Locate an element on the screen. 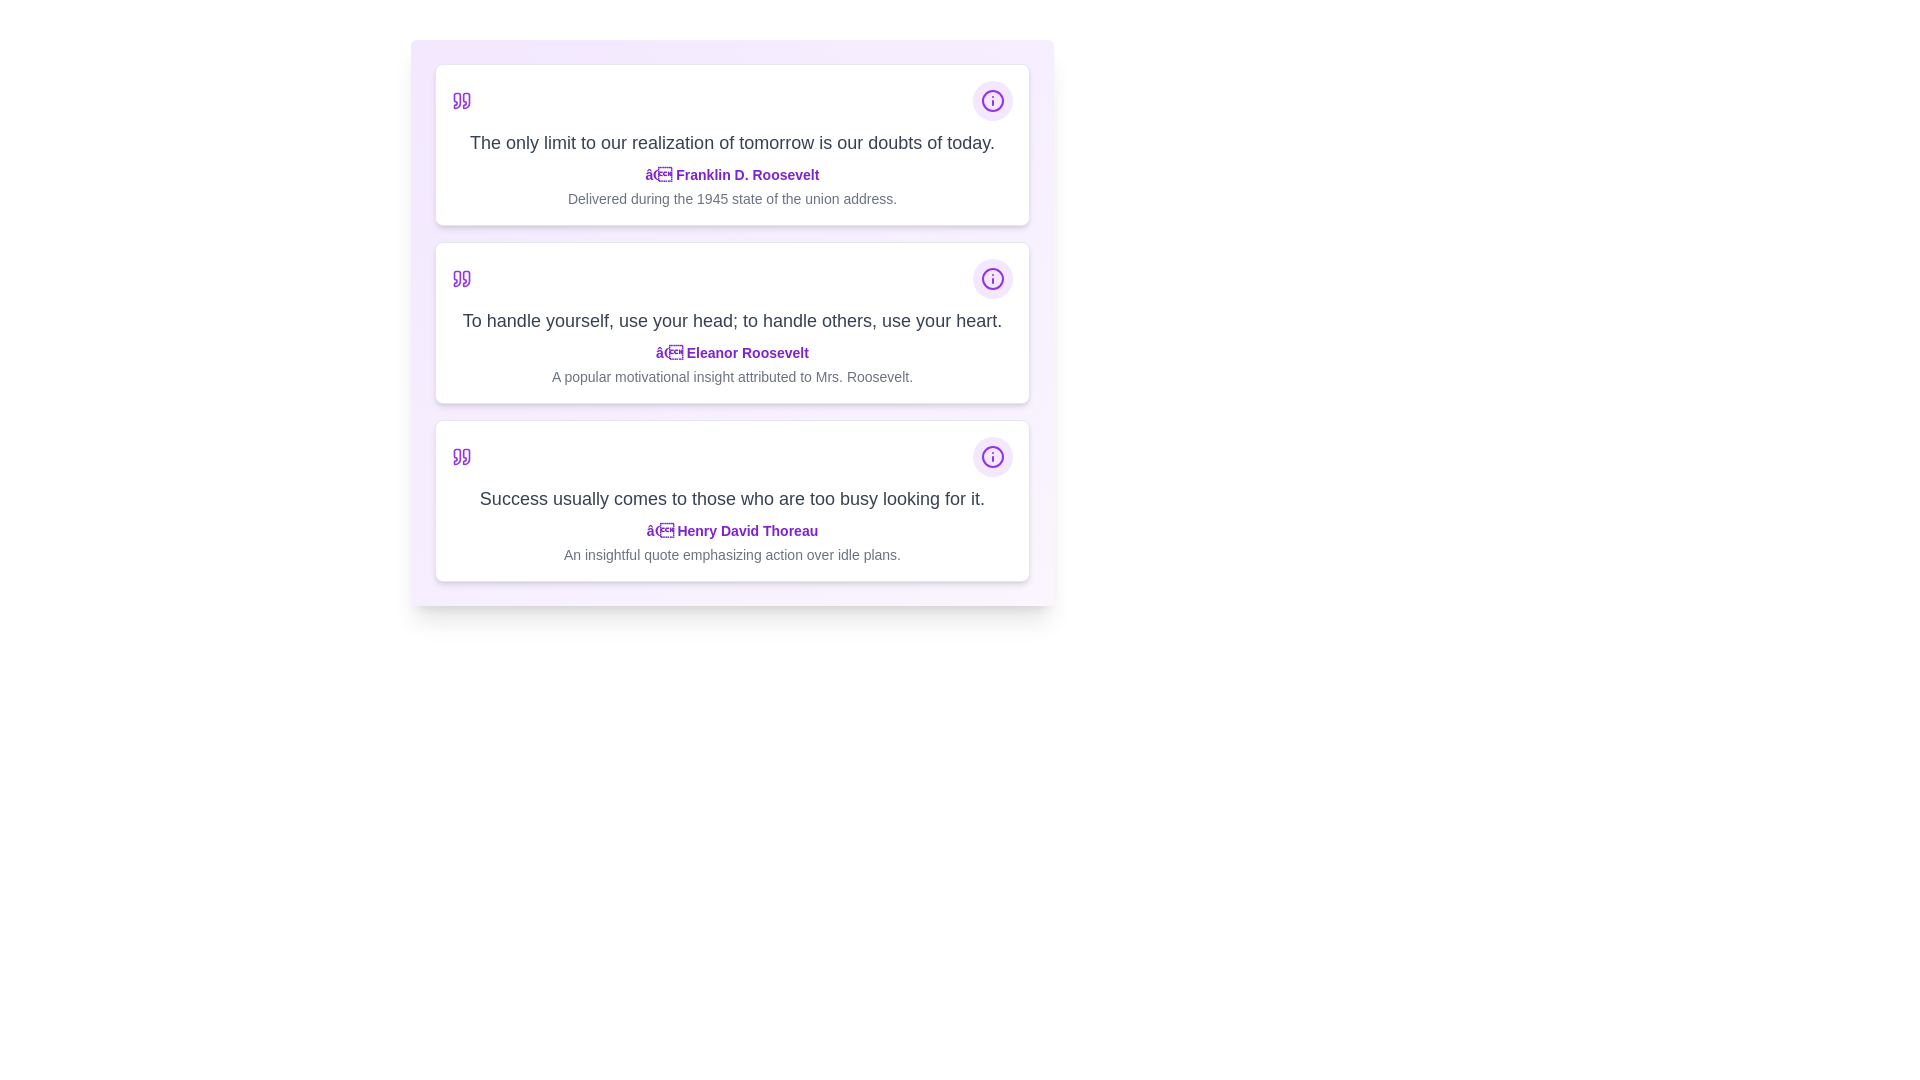 The width and height of the screenshot is (1920, 1080). the static text label that identifies Eleanor Roosevelt as the source of the quote in the second card, located below the quote text and above the attribution note is located at coordinates (731, 352).